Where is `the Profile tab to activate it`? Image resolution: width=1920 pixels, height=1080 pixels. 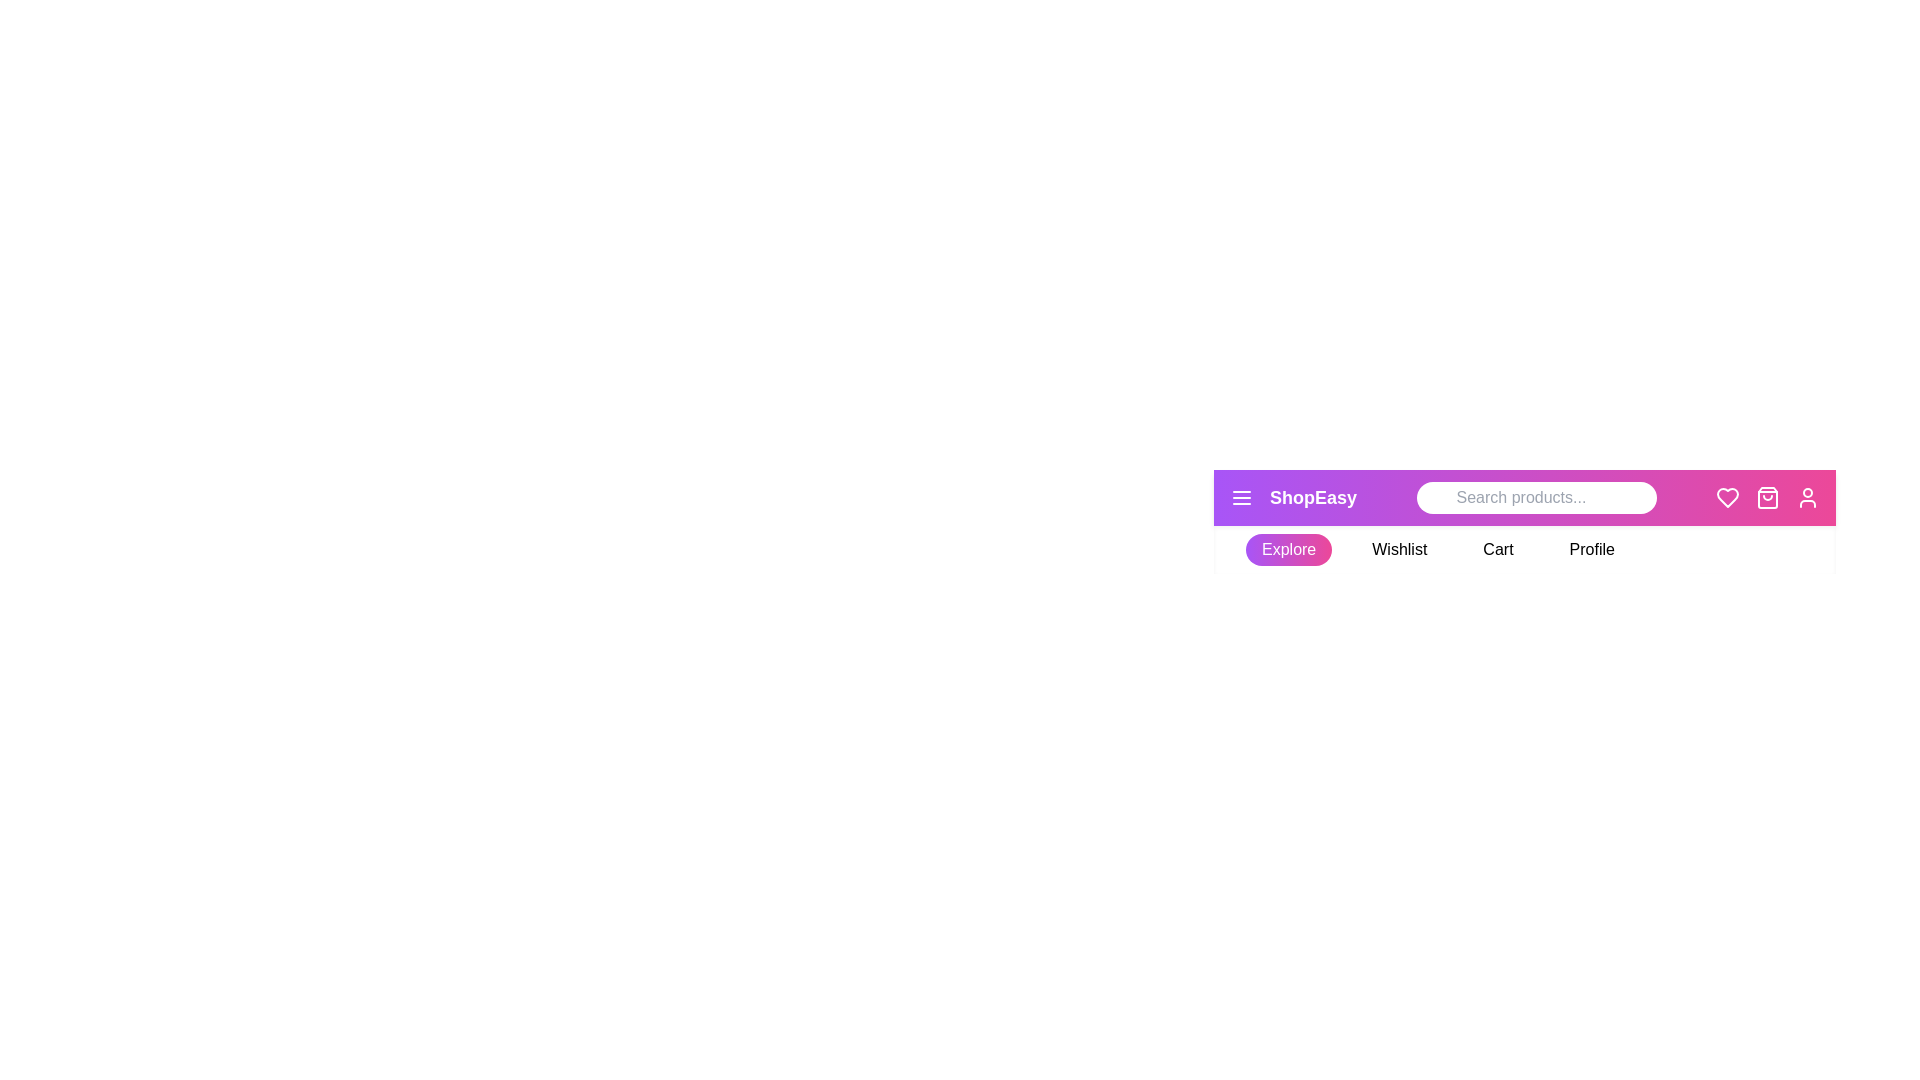
the Profile tab to activate it is located at coordinates (1591, 550).